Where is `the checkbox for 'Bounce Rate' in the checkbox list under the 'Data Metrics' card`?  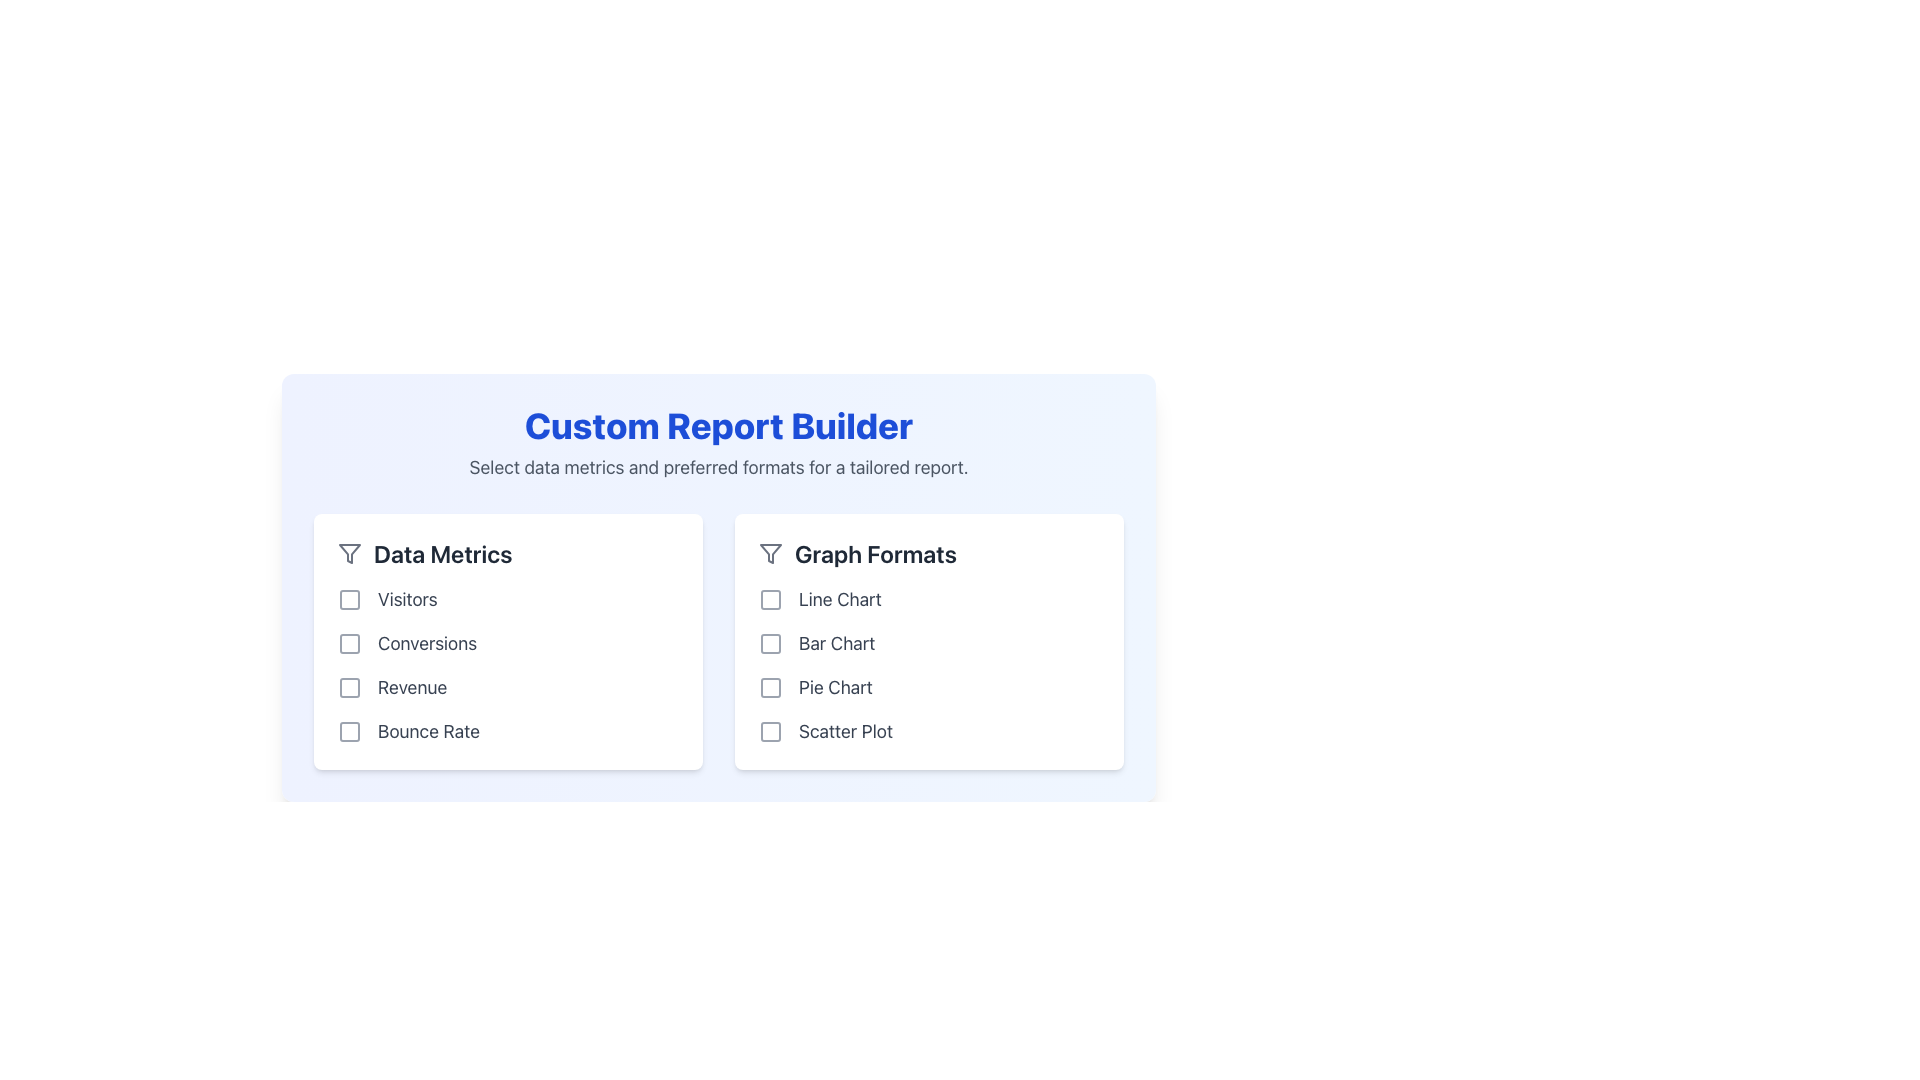
the checkbox for 'Bounce Rate' in the checkbox list under the 'Data Metrics' card is located at coordinates (508, 666).